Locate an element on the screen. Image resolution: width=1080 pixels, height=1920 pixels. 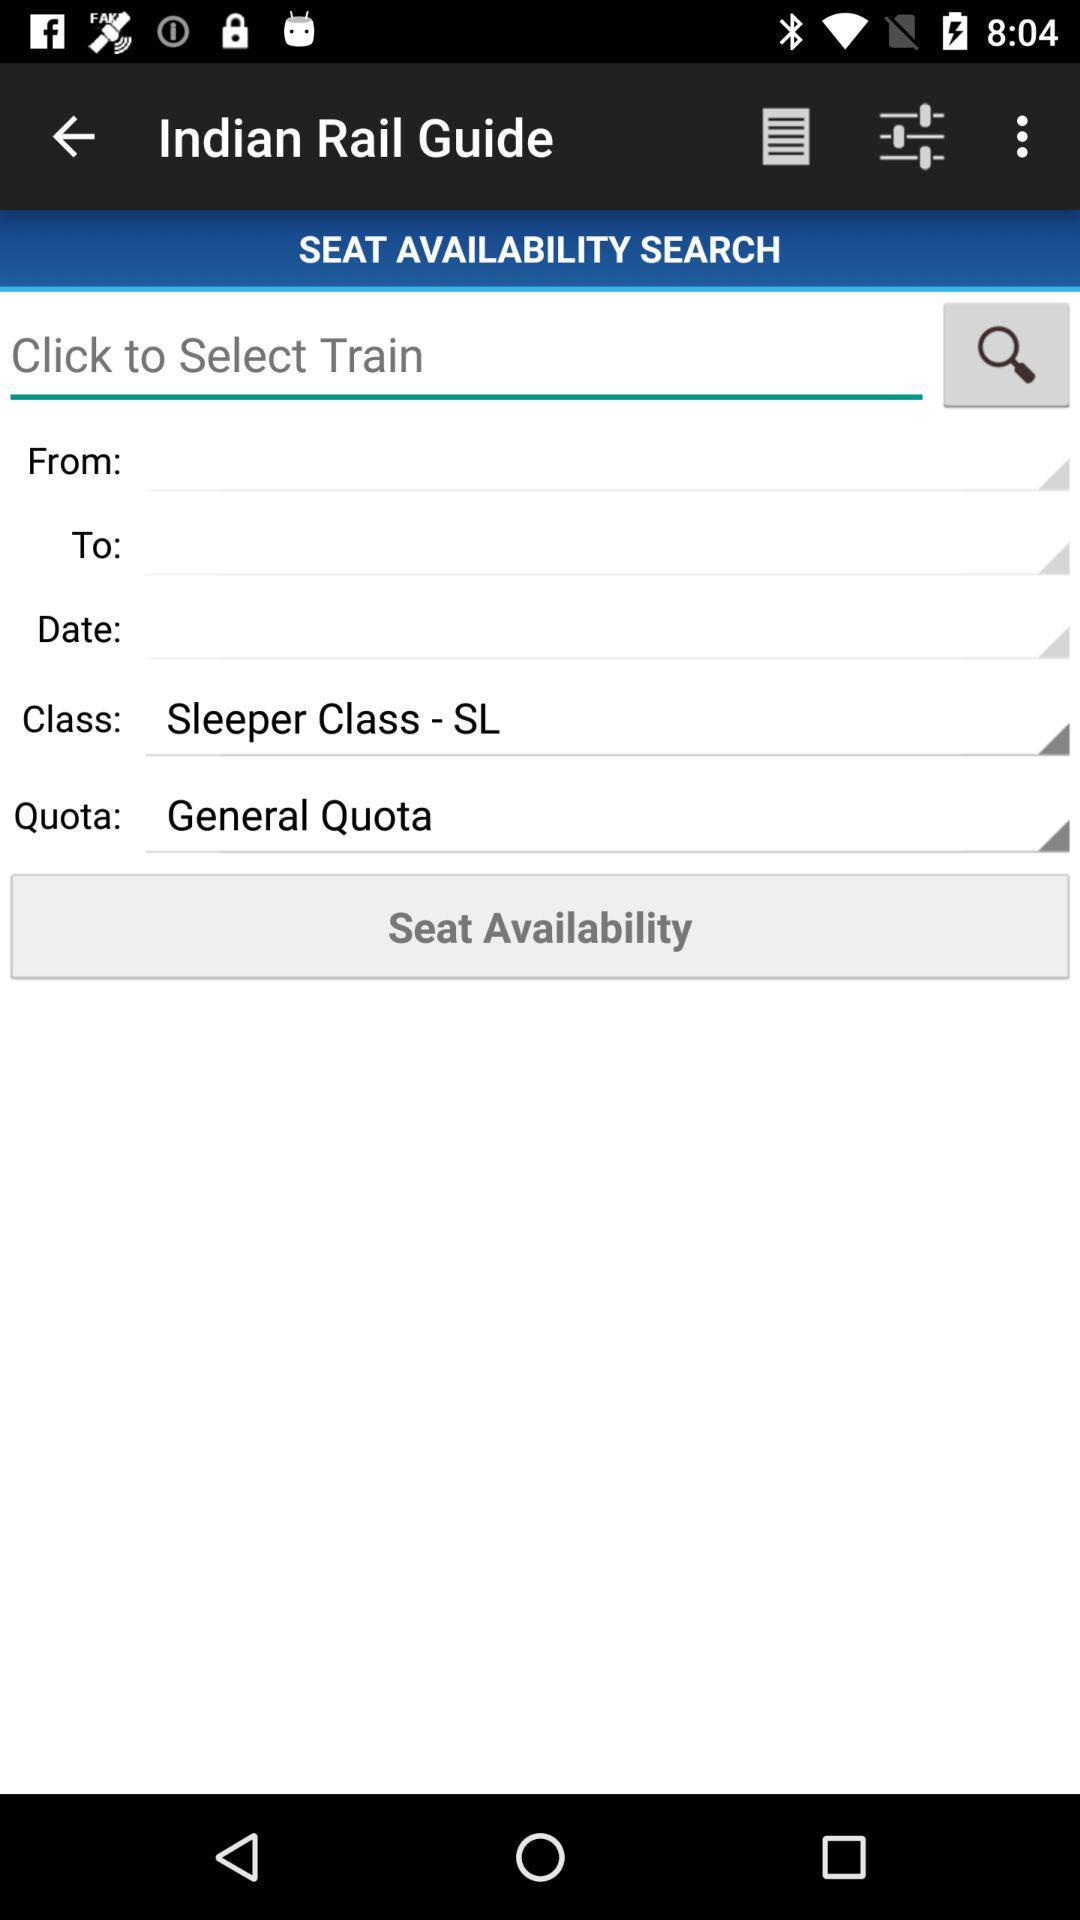
search is located at coordinates (1006, 354).